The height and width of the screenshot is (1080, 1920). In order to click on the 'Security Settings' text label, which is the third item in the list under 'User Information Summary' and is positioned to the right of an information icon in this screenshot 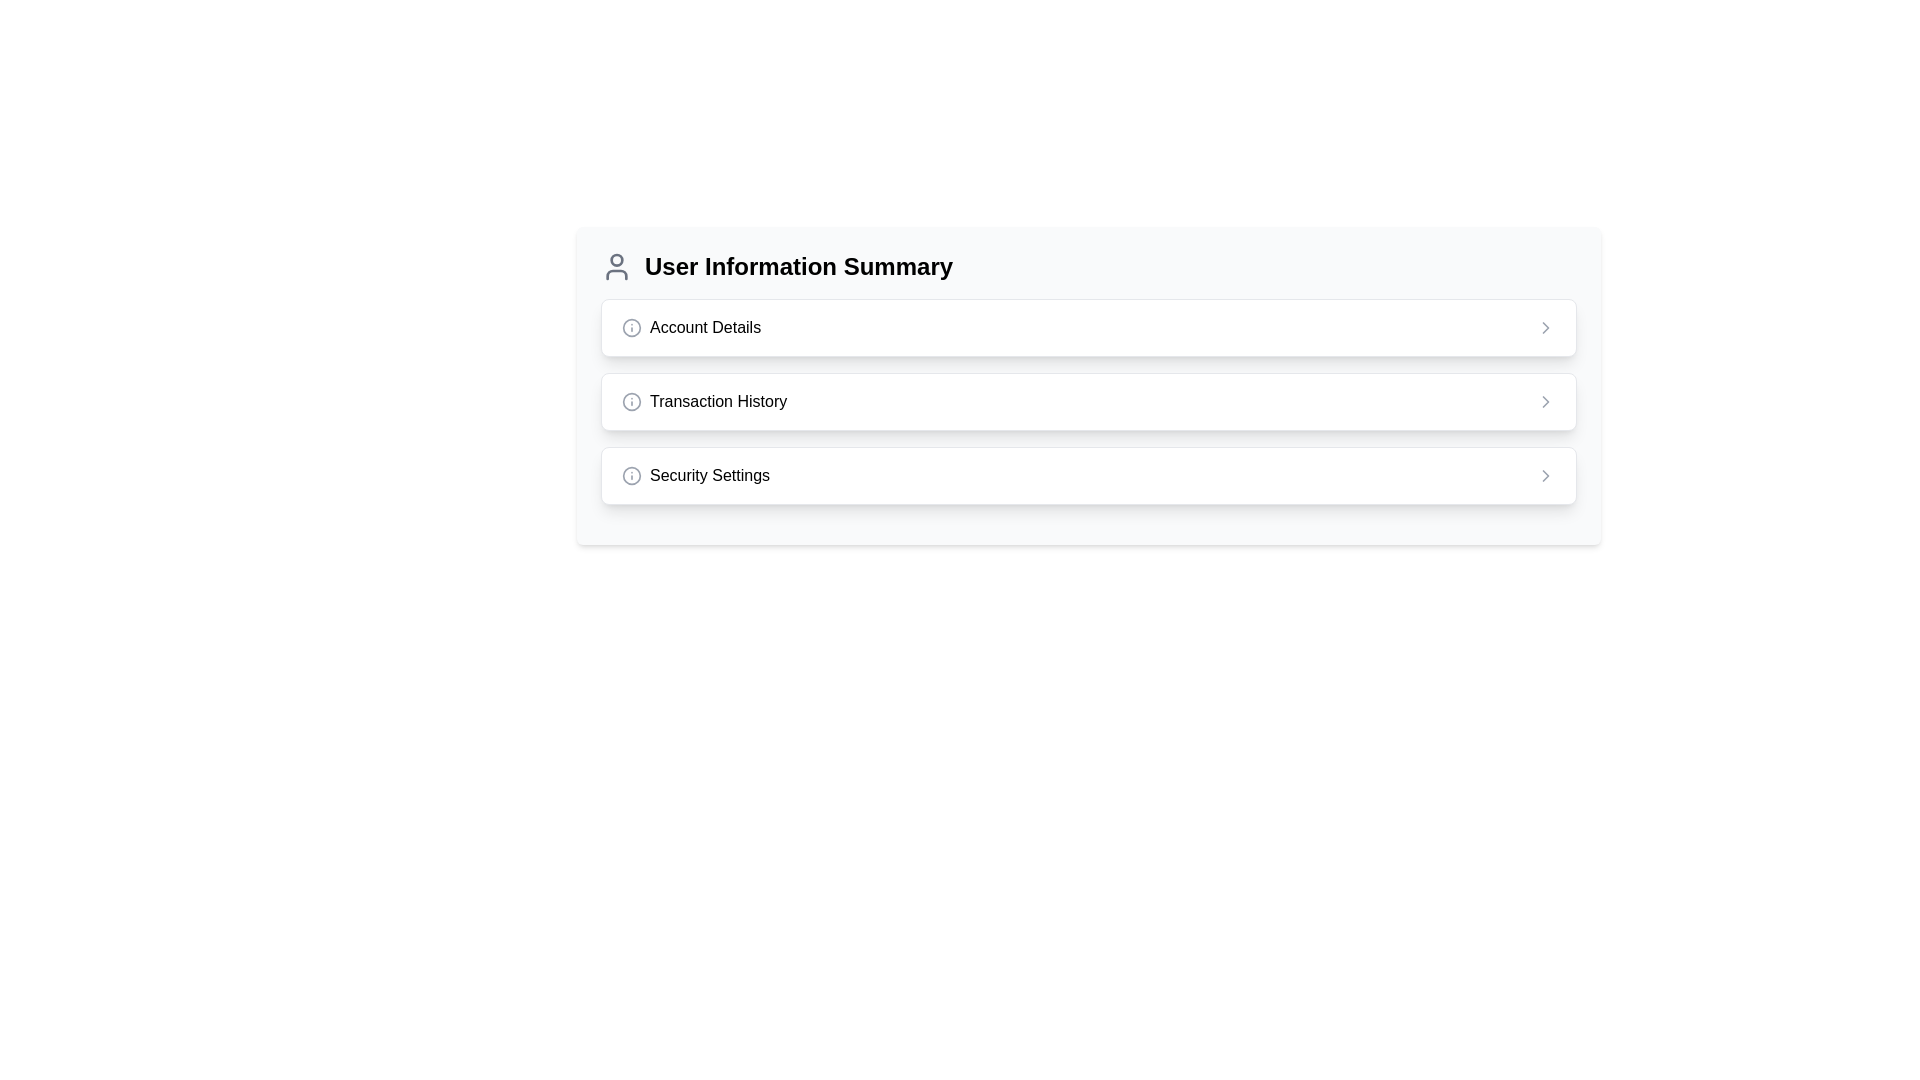, I will do `click(710, 475)`.